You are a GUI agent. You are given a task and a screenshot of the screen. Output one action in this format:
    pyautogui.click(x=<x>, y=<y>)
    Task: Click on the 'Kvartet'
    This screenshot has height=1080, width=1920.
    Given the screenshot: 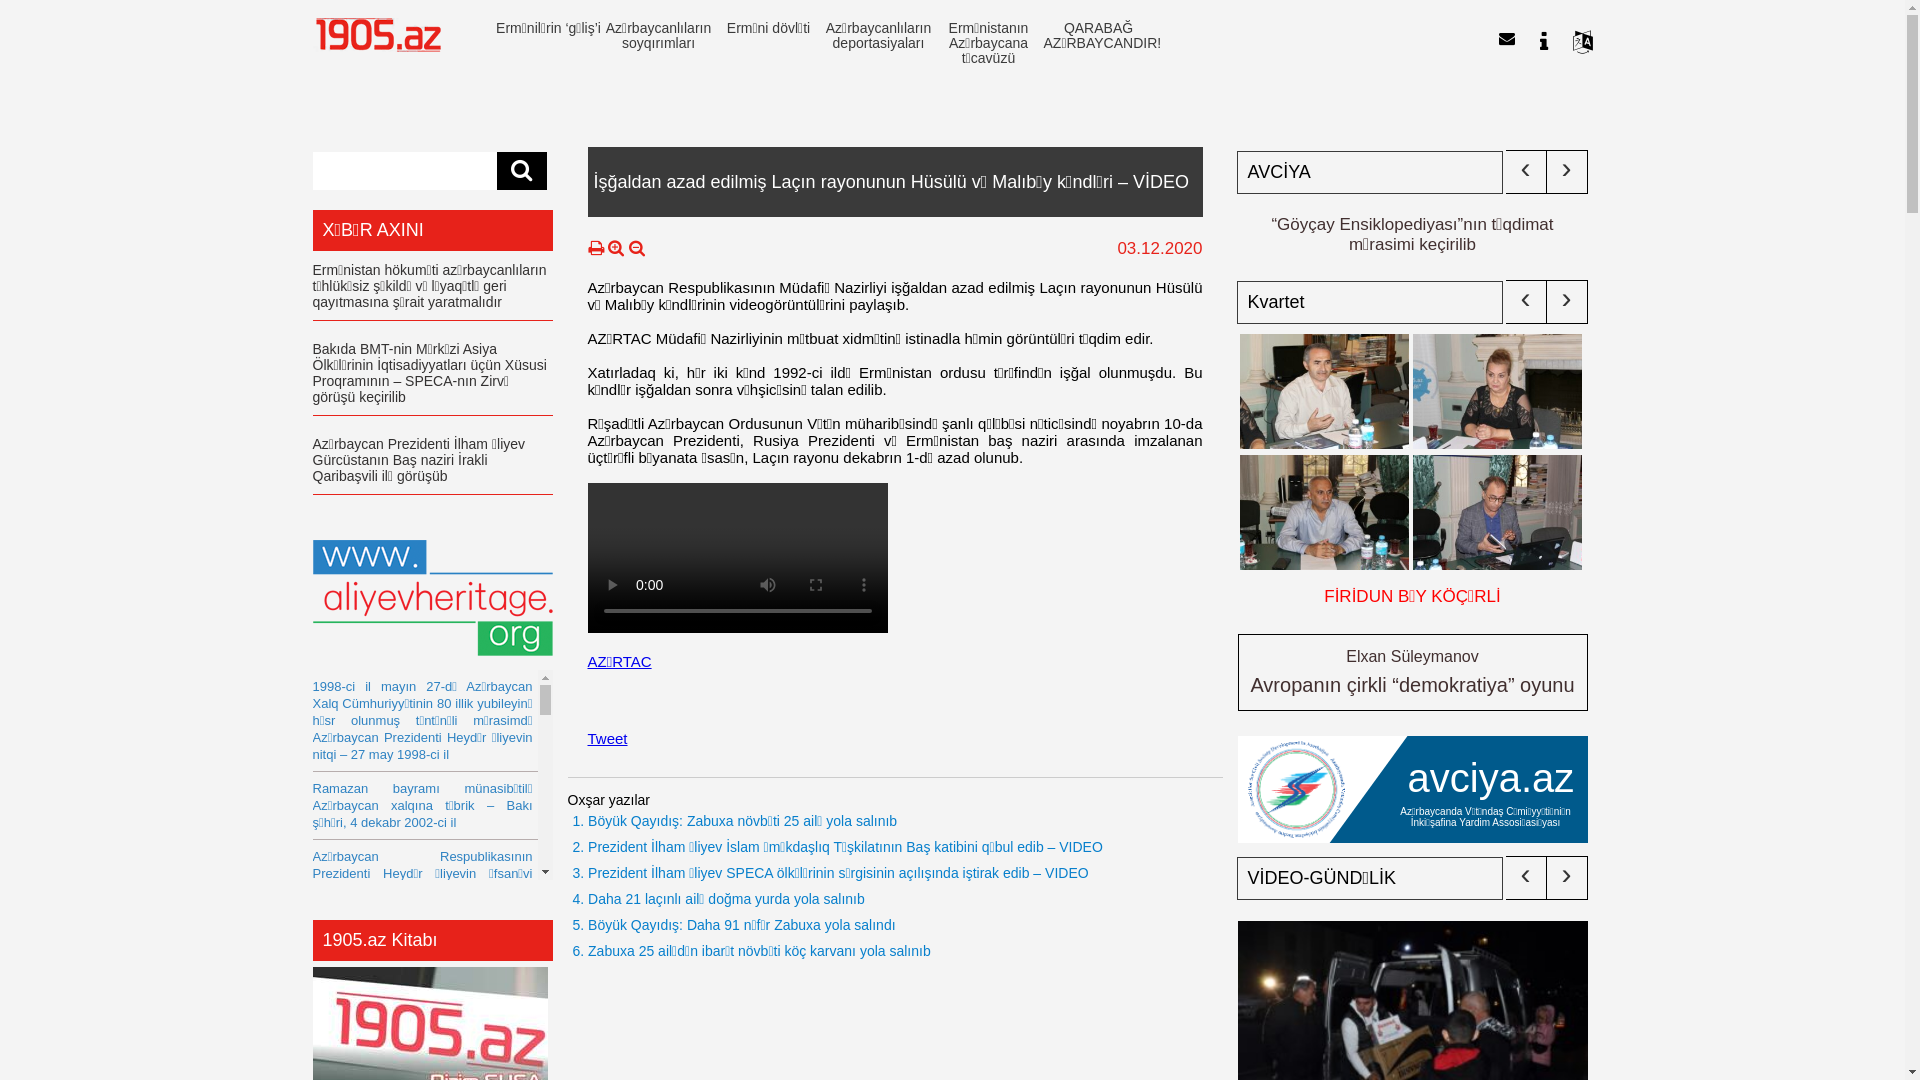 What is the action you would take?
    pyautogui.click(x=1368, y=302)
    